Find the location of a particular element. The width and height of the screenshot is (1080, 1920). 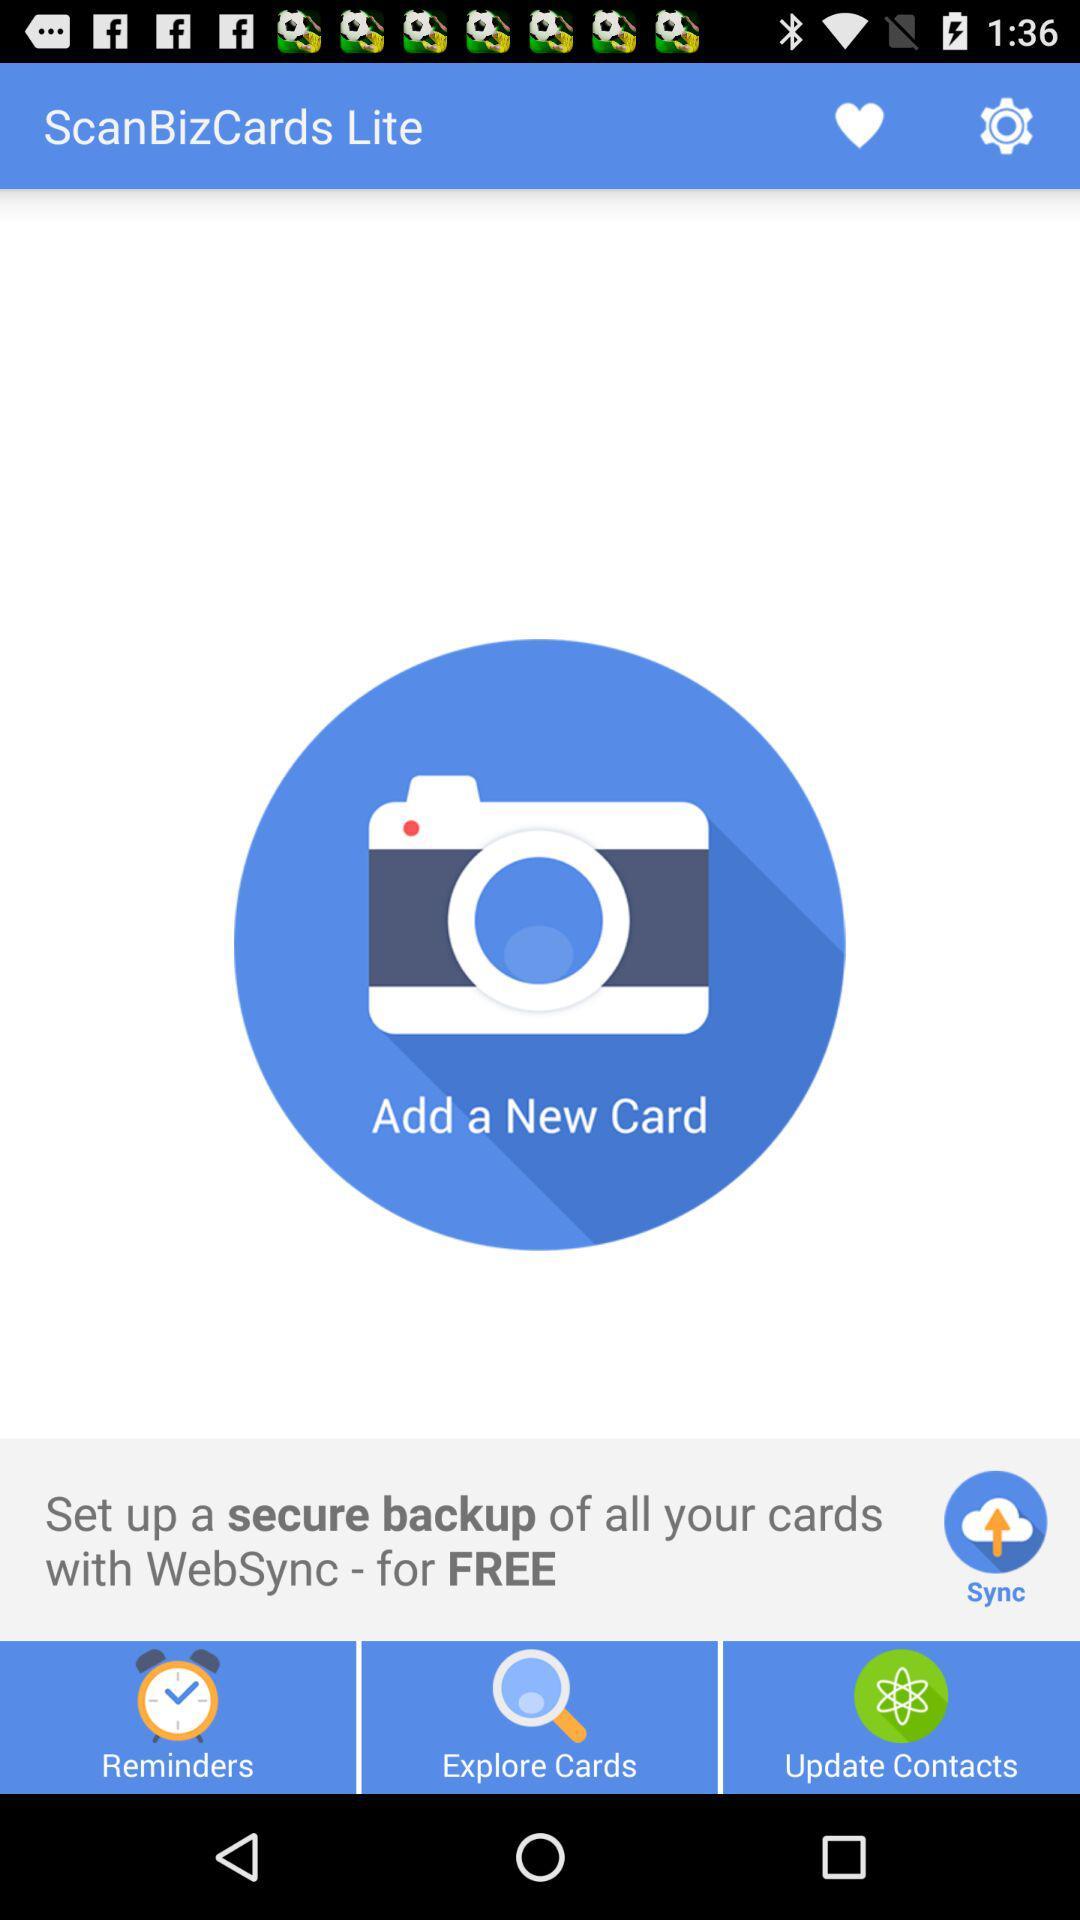

explore cards icon is located at coordinates (538, 1716).